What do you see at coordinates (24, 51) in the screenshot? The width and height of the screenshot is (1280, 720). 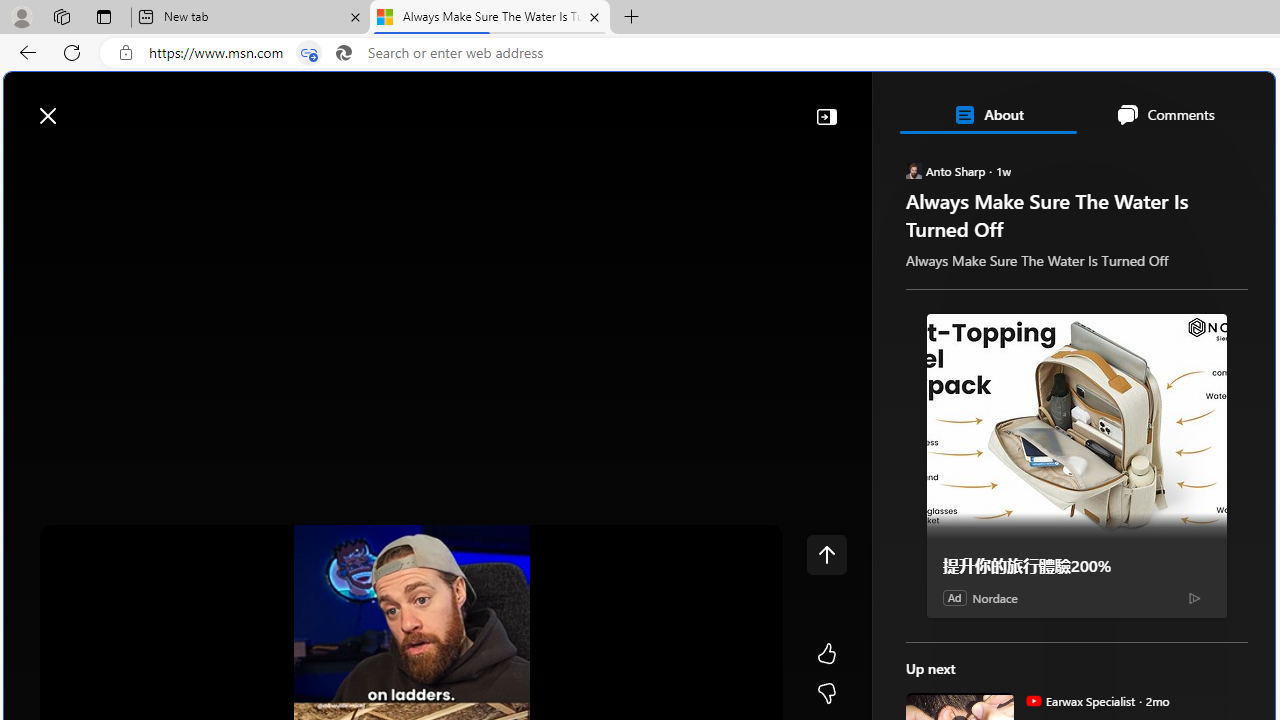 I see `'Back'` at bounding box center [24, 51].